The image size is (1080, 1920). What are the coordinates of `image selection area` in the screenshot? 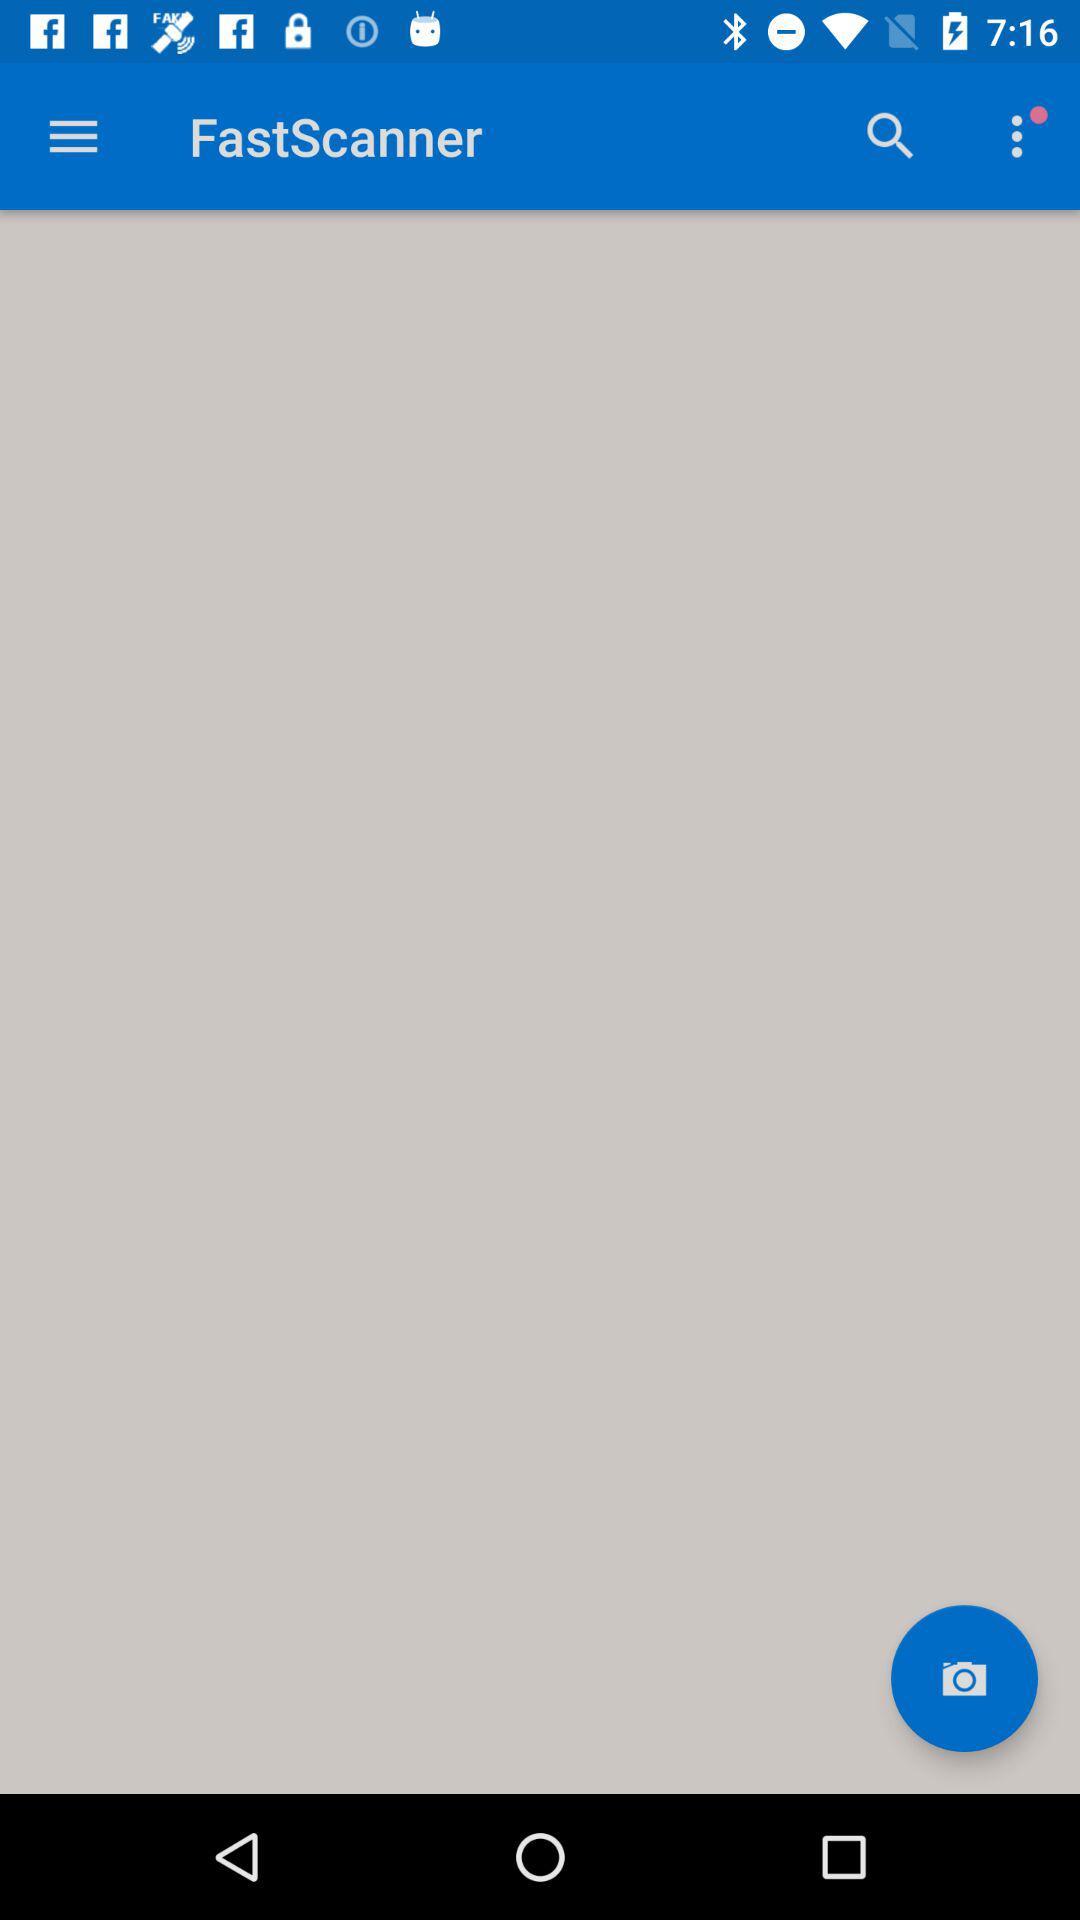 It's located at (963, 1678).